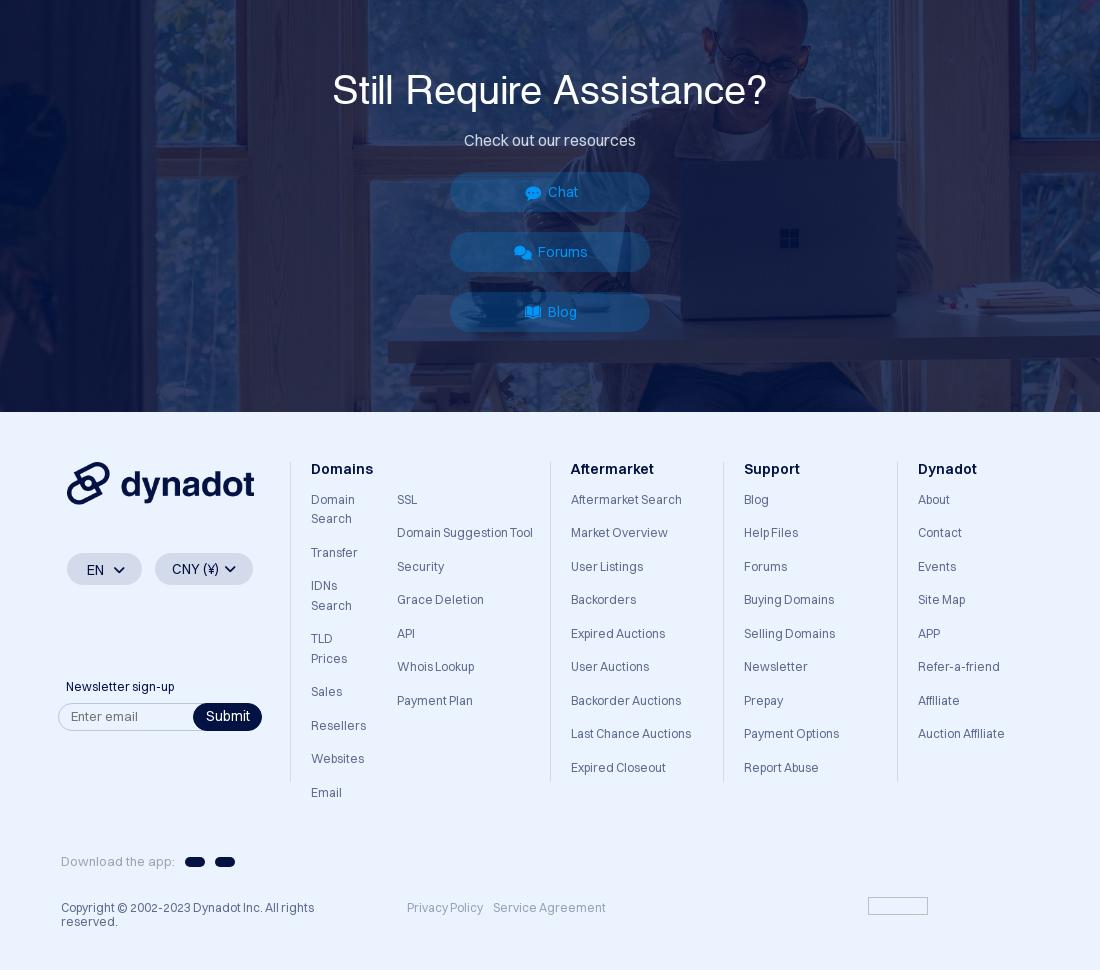 This screenshot has width=1100, height=970. Describe the element at coordinates (569, 599) in the screenshot. I see `'Backorders'` at that location.